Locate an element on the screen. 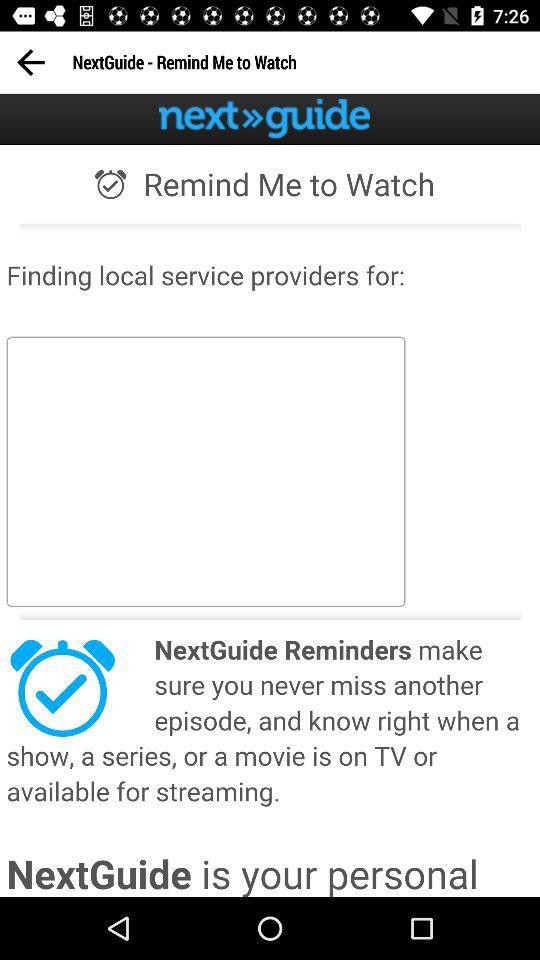 This screenshot has width=540, height=960. the arrow_backward icon is located at coordinates (29, 62).